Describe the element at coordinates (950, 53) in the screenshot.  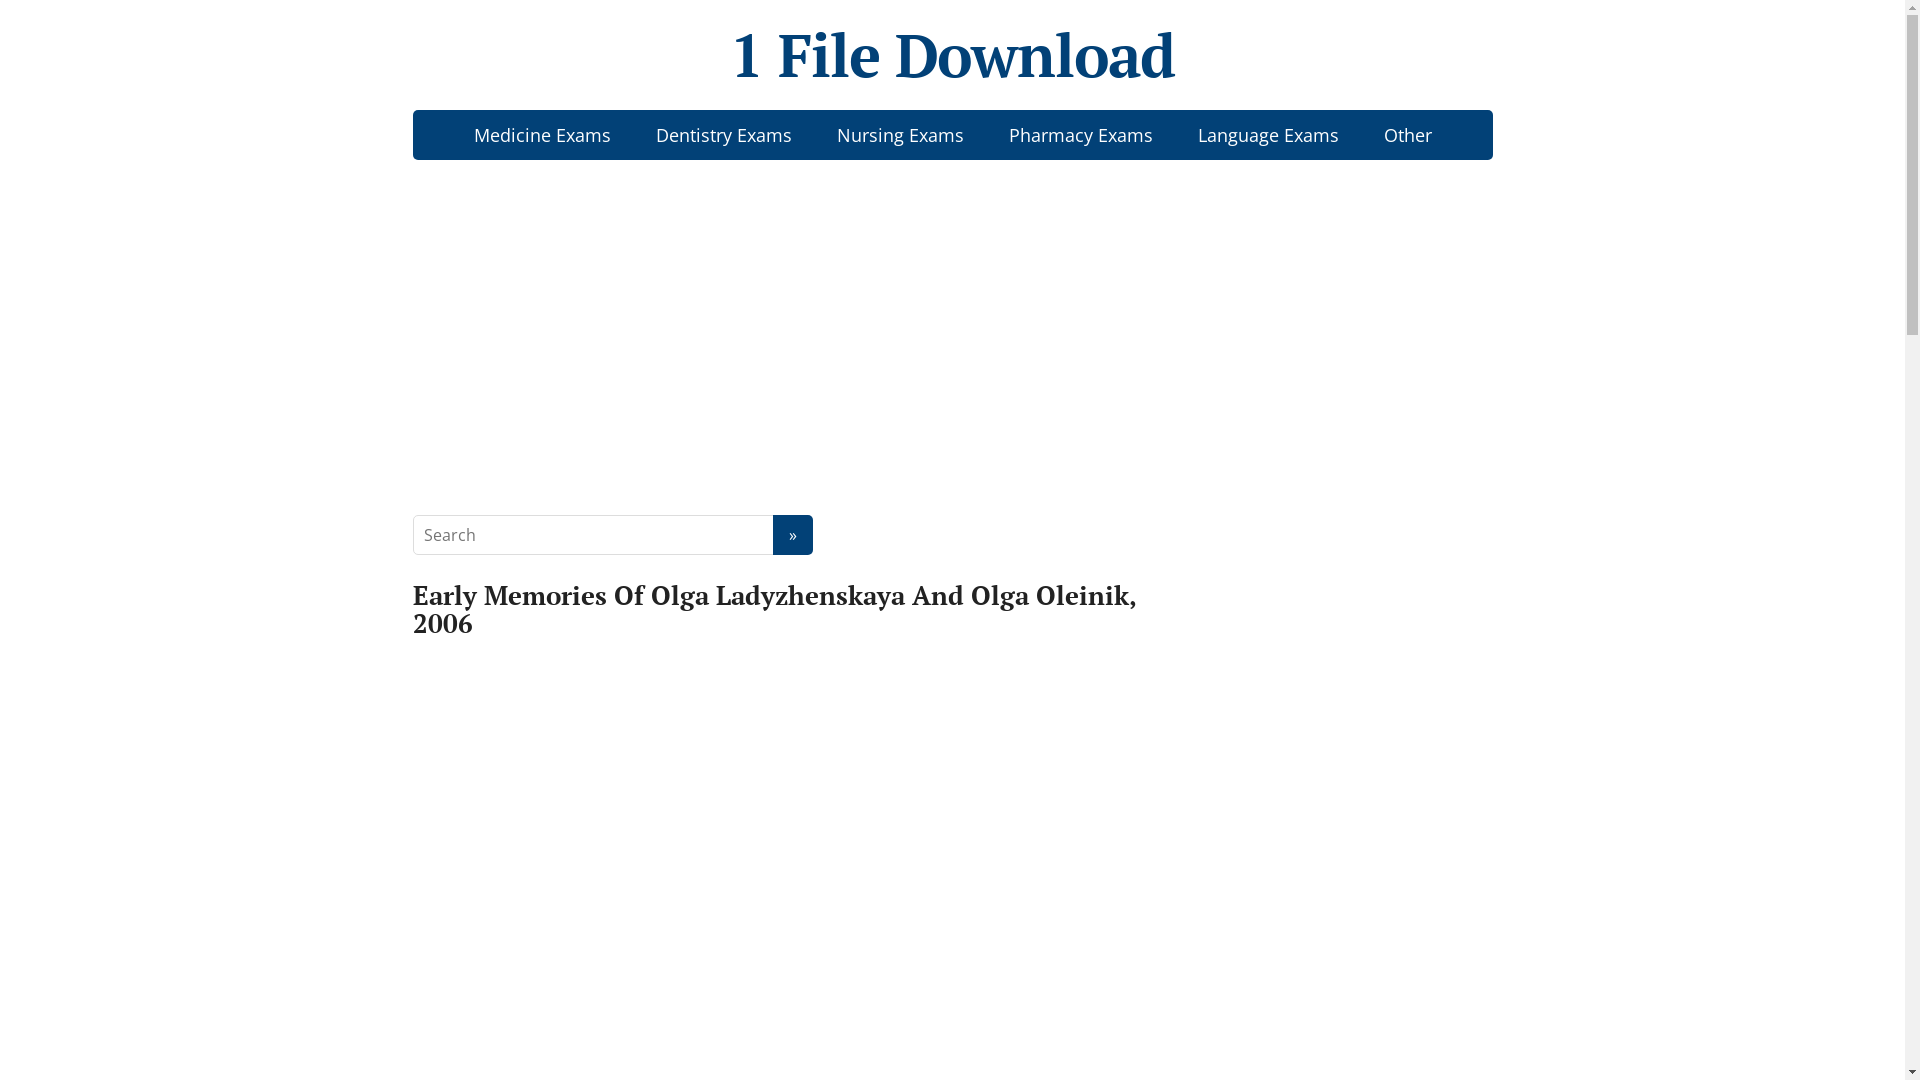
I see `'1 File Download'` at that location.